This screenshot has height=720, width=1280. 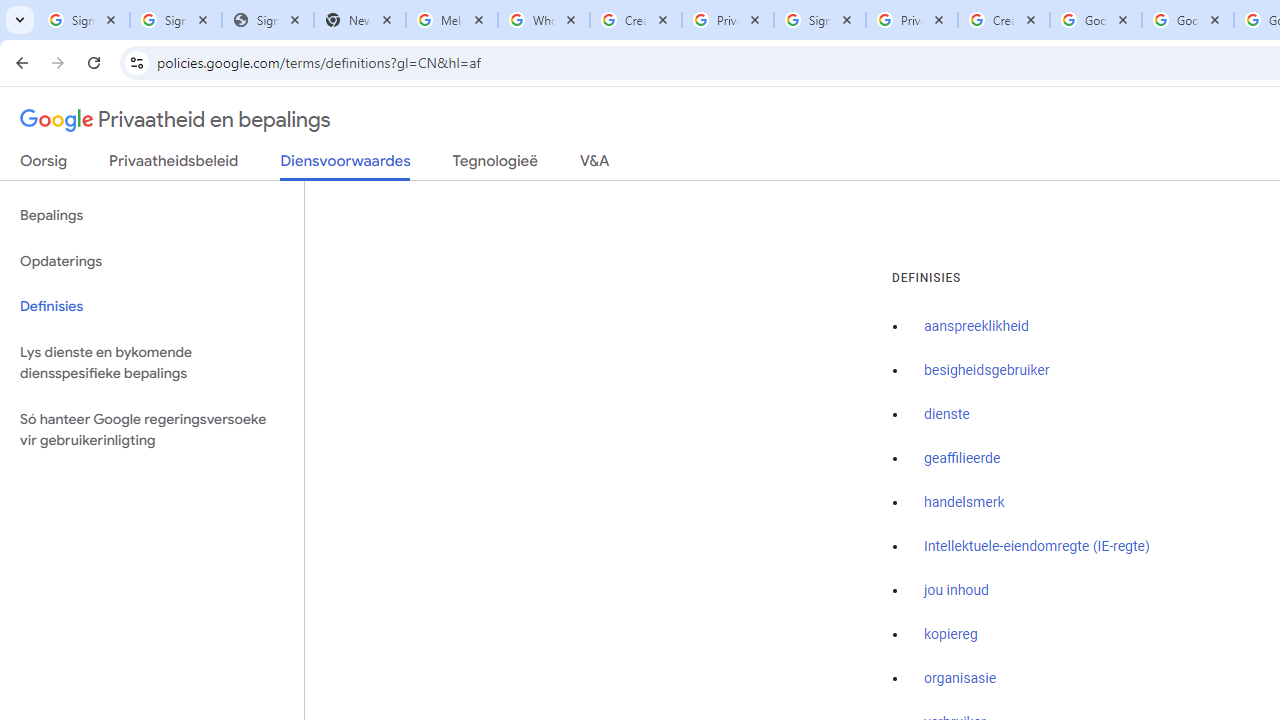 What do you see at coordinates (955, 589) in the screenshot?
I see `'jou inhoud'` at bounding box center [955, 589].